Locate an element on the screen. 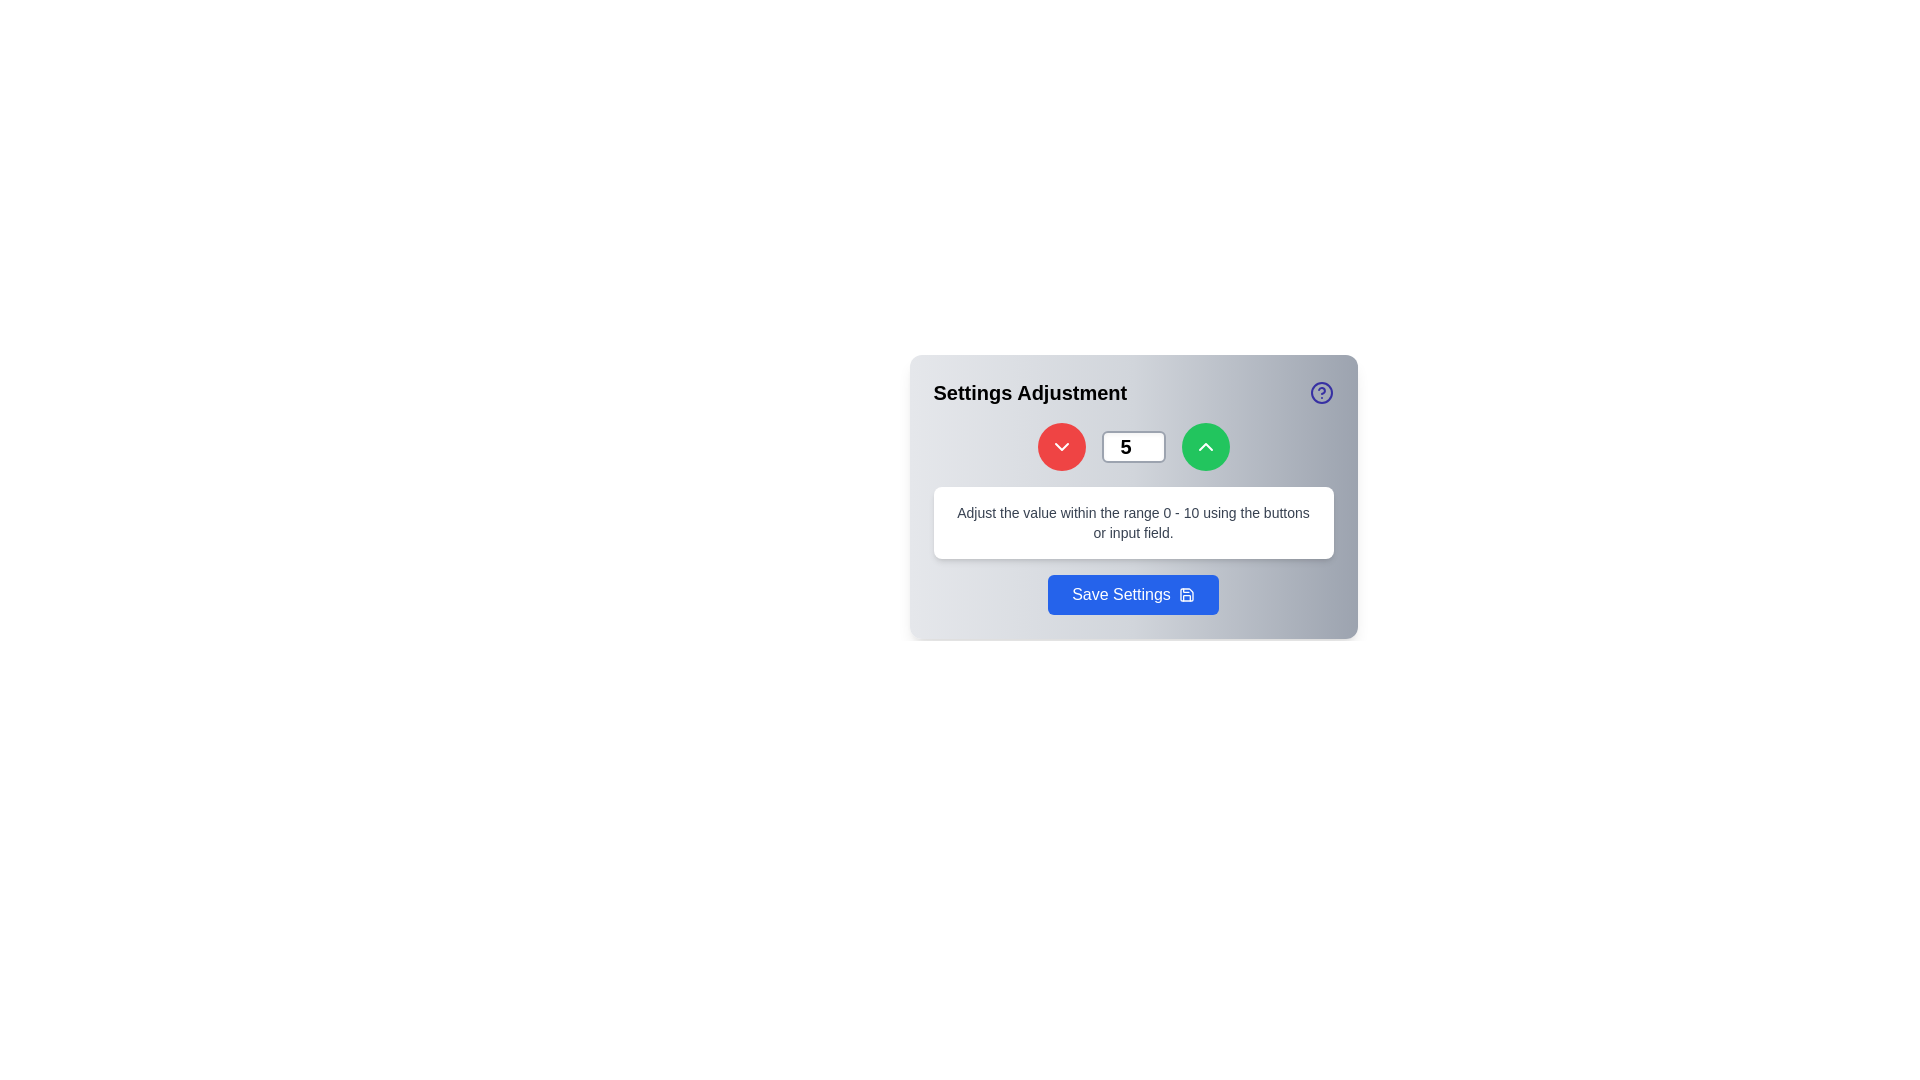 The image size is (1920, 1080). the numerical settings adjustment panel located at the center of the modal is located at coordinates (1133, 496).